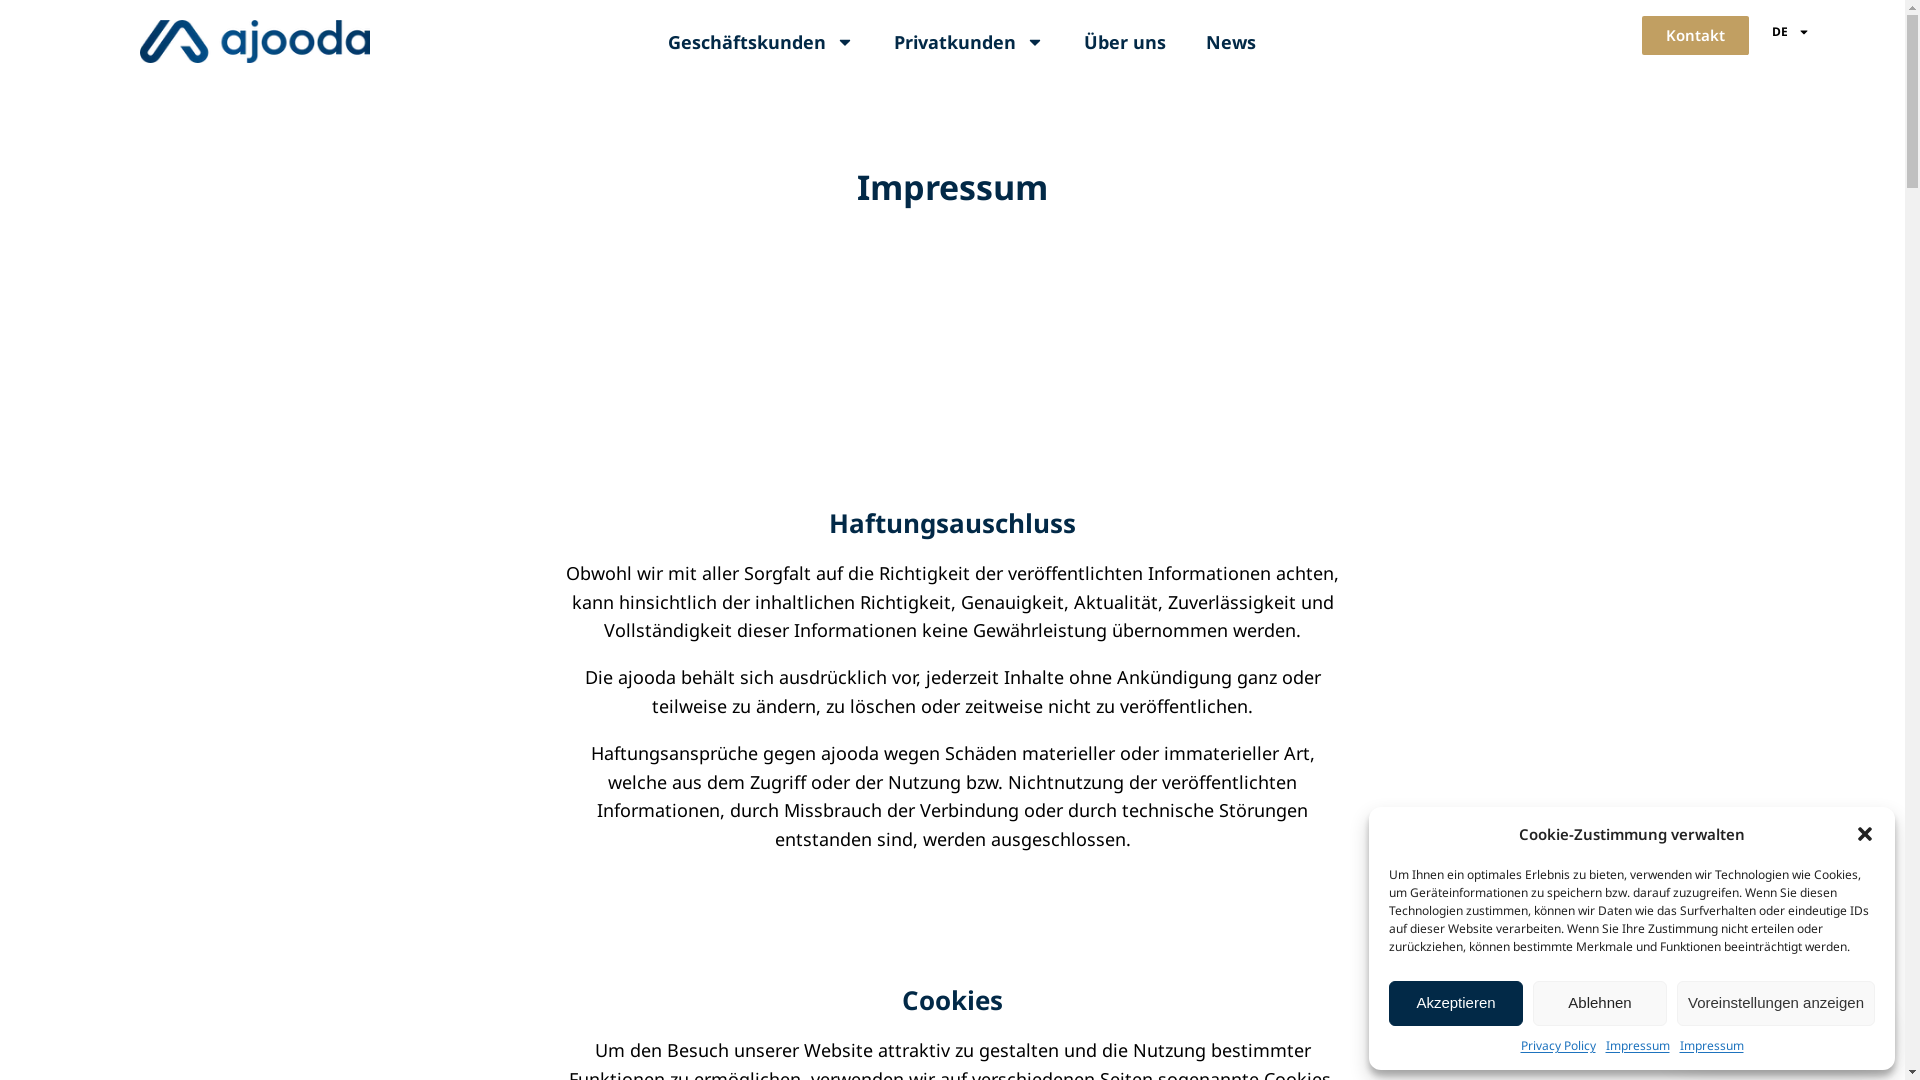  I want to click on 'Impressum', so click(1637, 1044).